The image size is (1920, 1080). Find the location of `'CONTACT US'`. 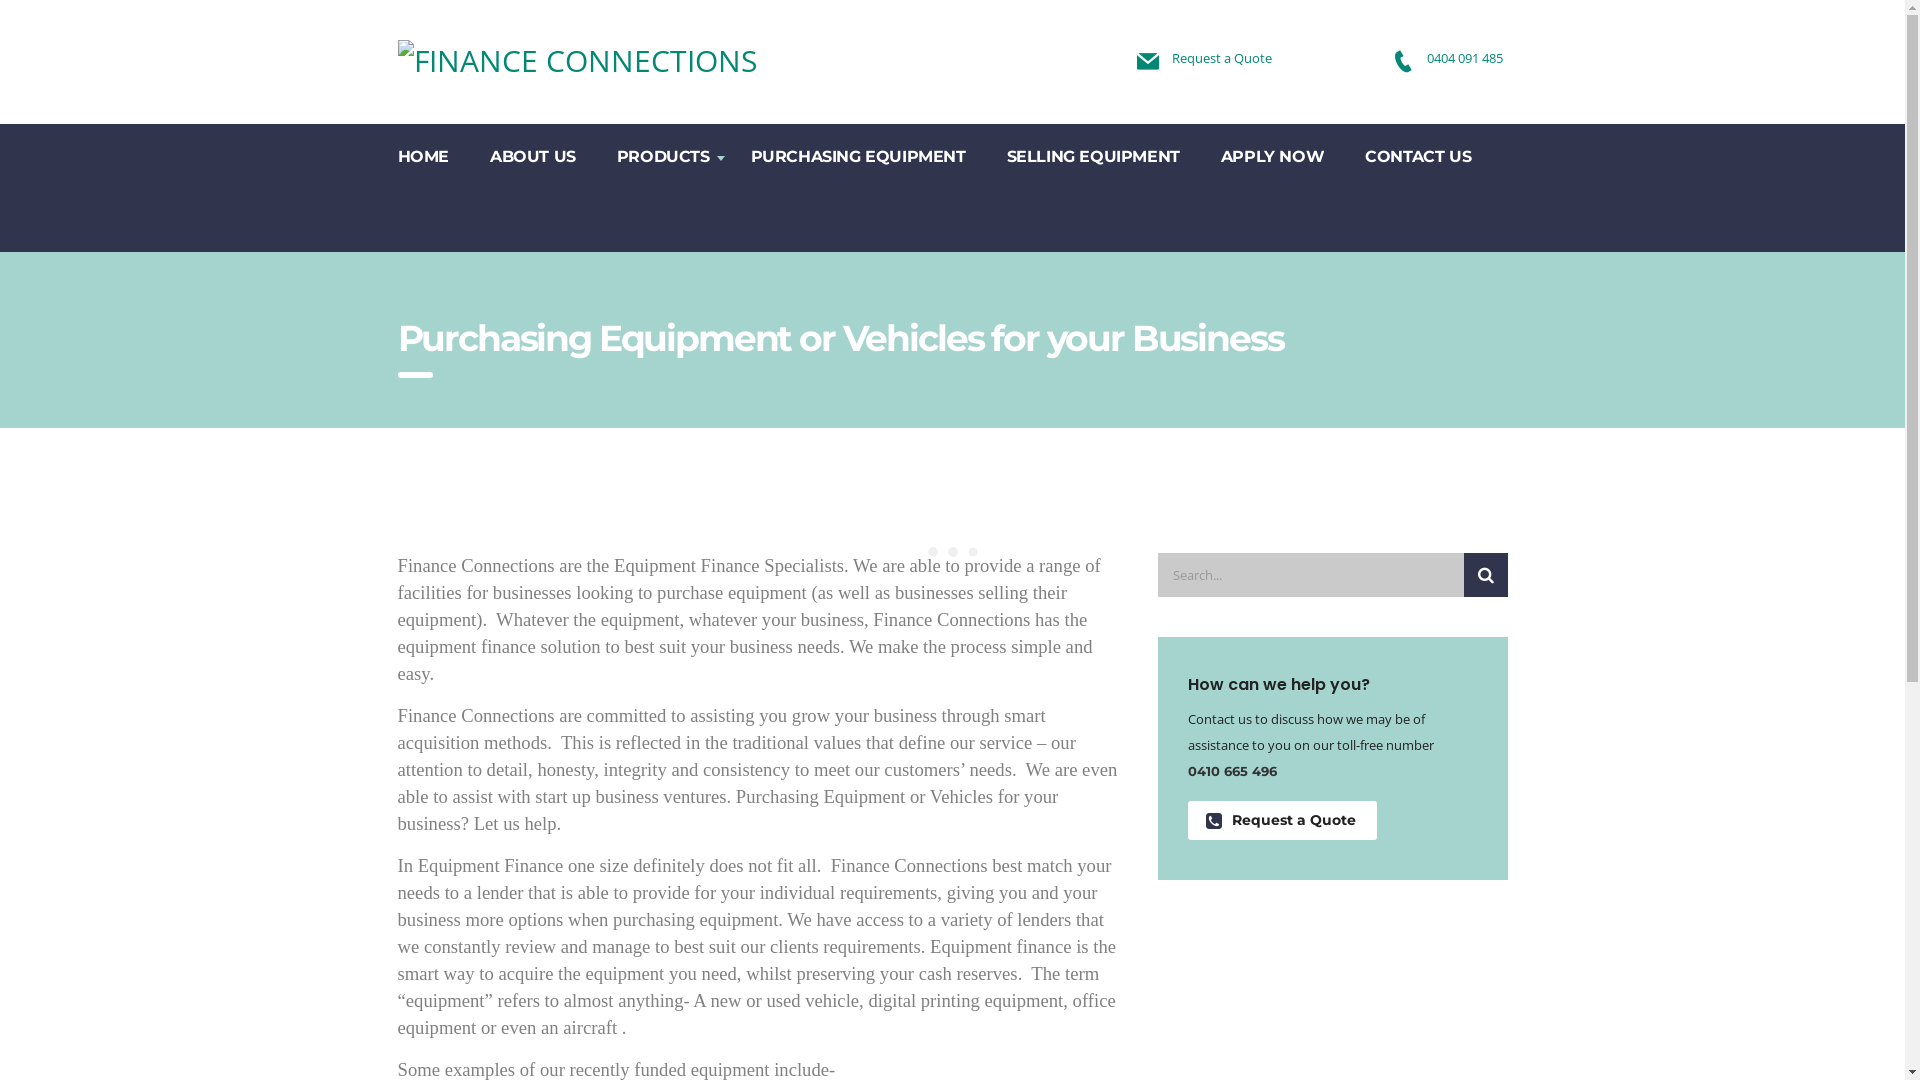

'CONTACT US' is located at coordinates (1417, 154).